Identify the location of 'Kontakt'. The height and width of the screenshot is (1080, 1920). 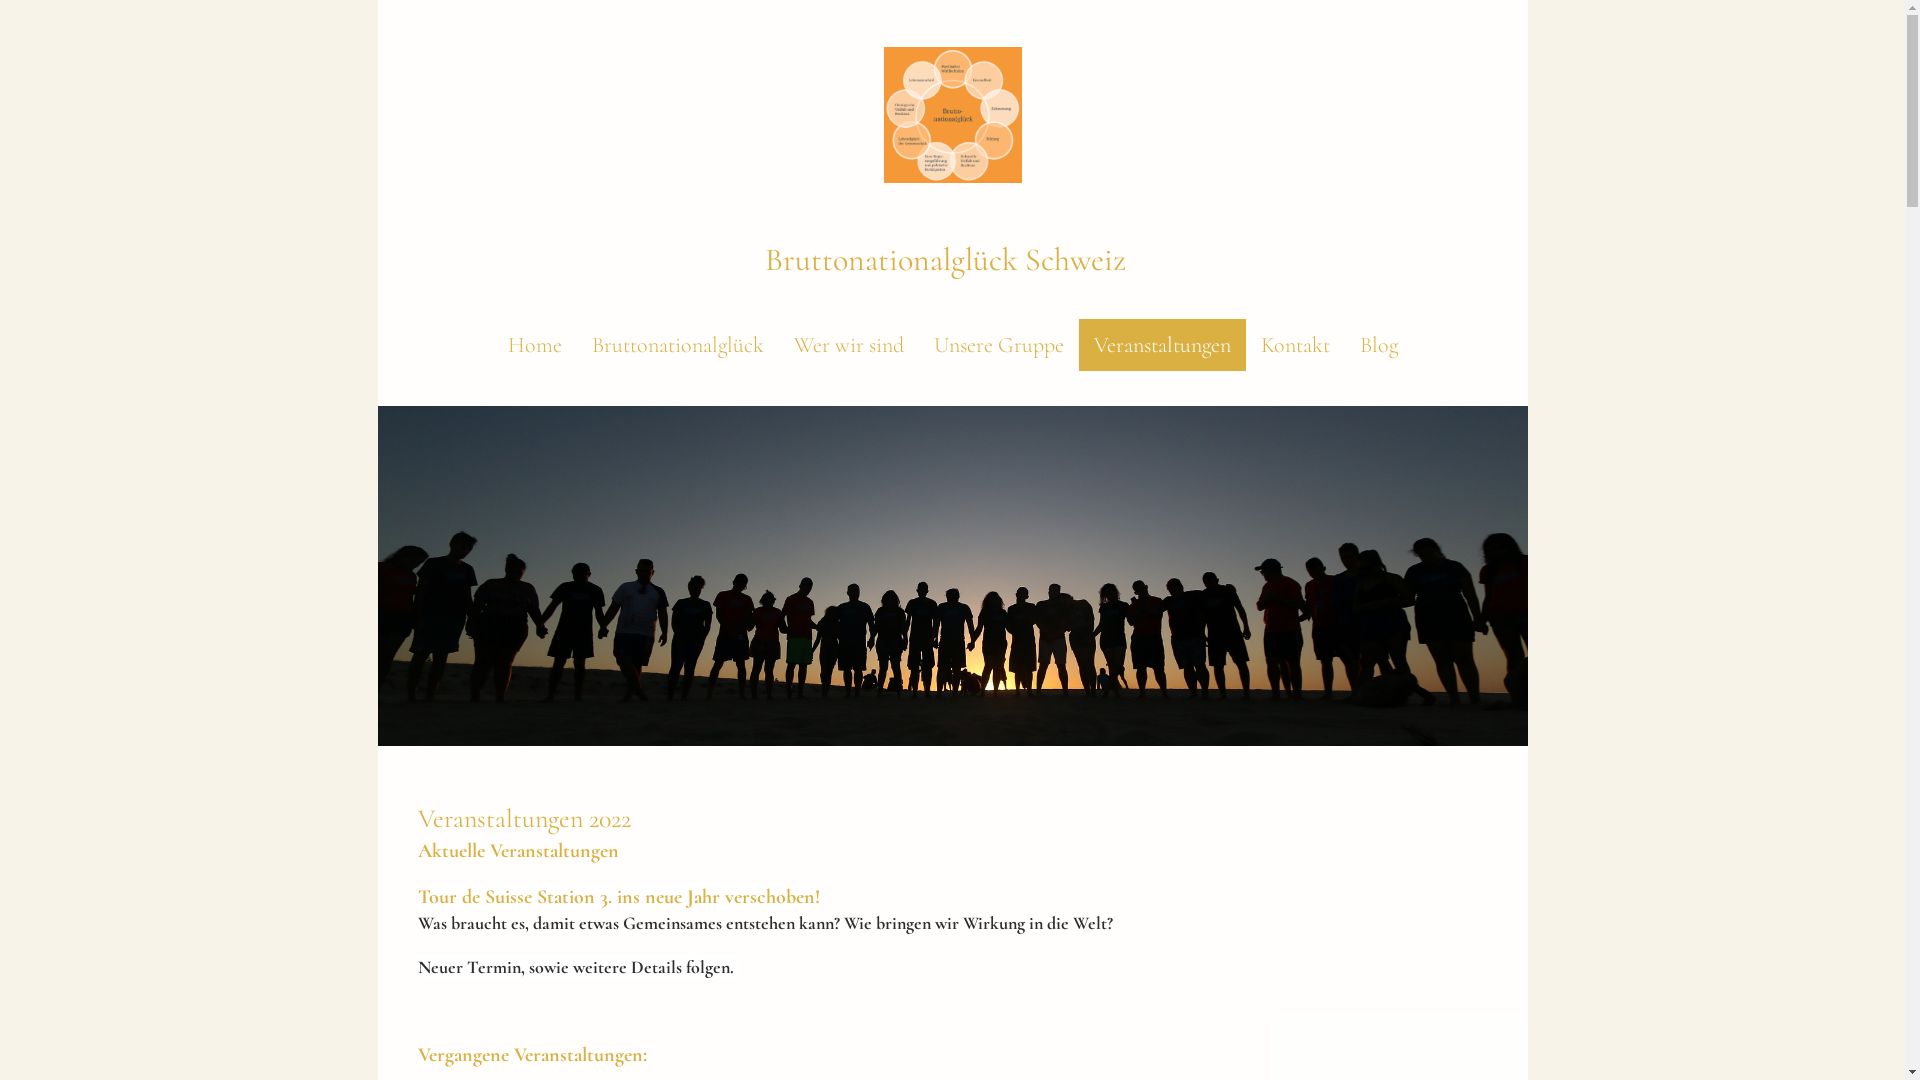
(1295, 343).